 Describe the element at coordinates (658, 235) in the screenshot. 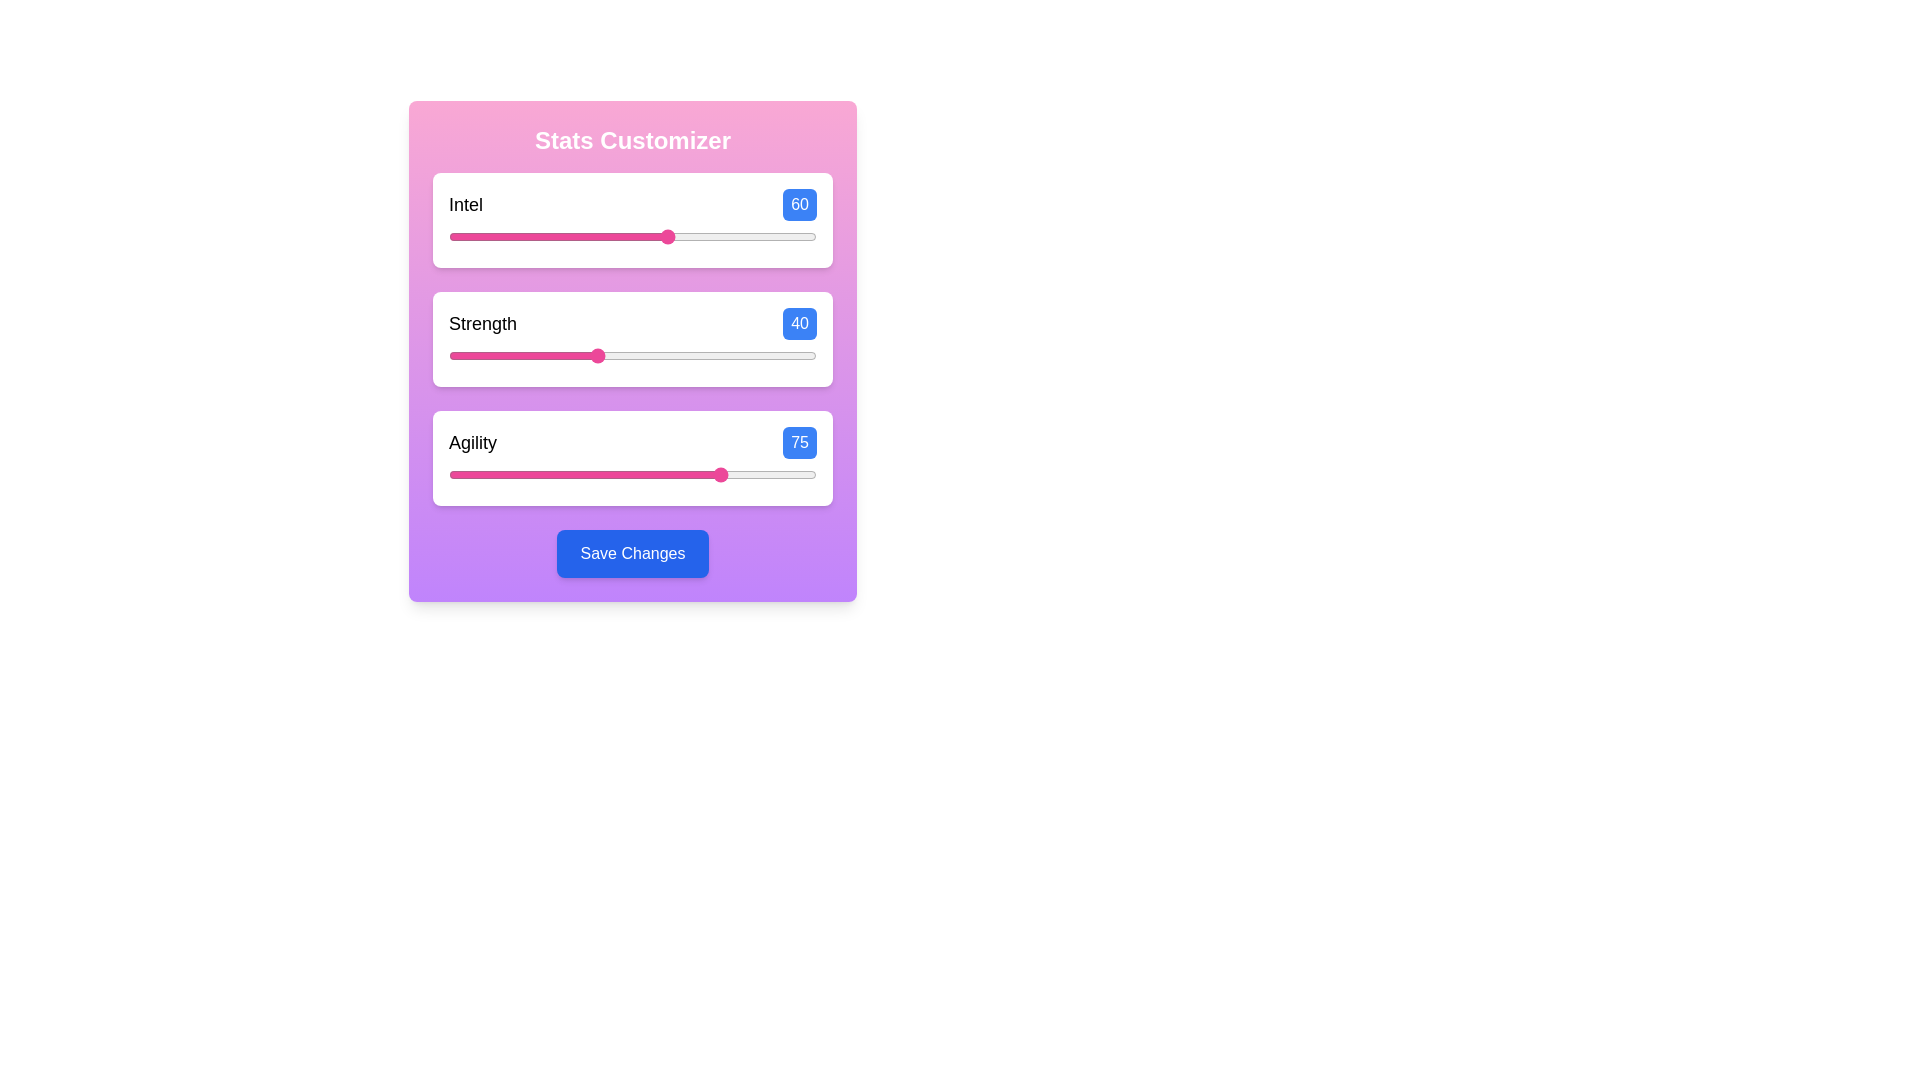

I see `the slider` at that location.